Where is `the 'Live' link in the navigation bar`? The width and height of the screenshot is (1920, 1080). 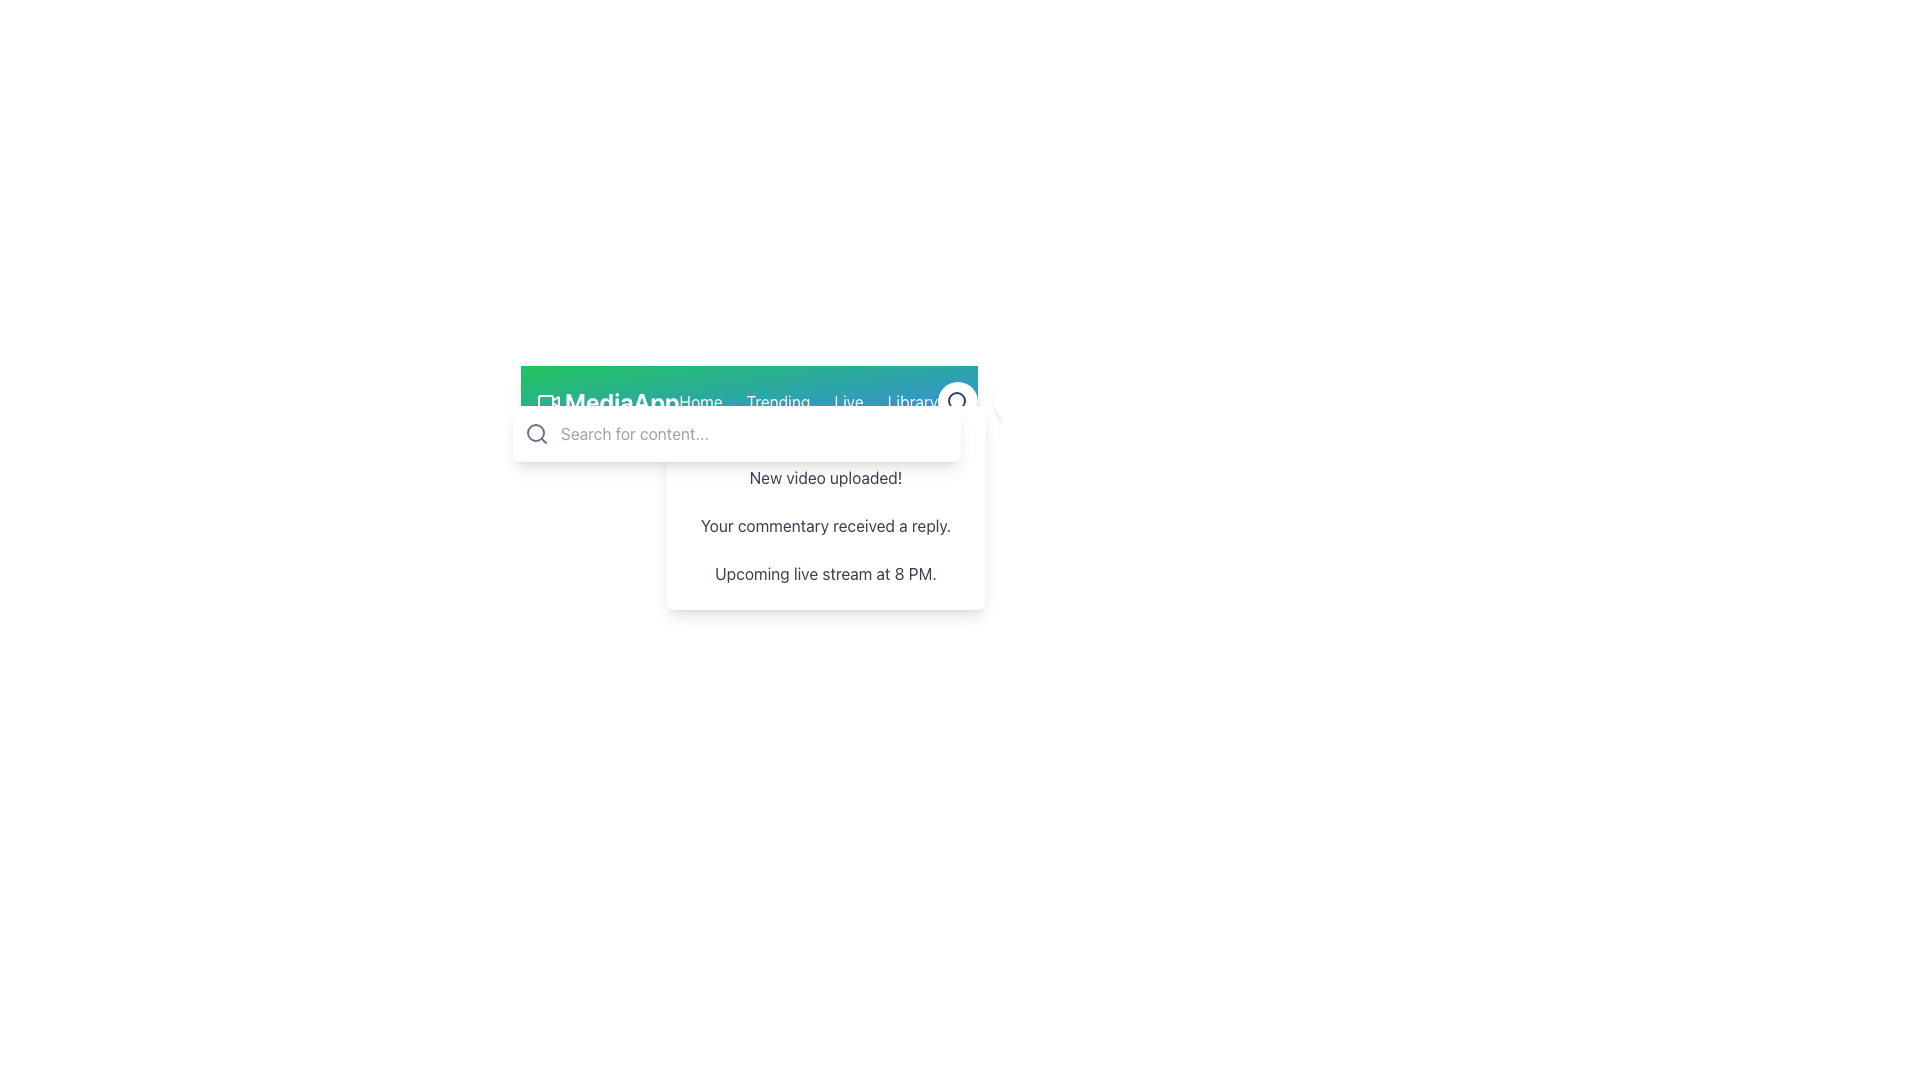
the 'Live' link in the navigation bar is located at coordinates (849, 401).